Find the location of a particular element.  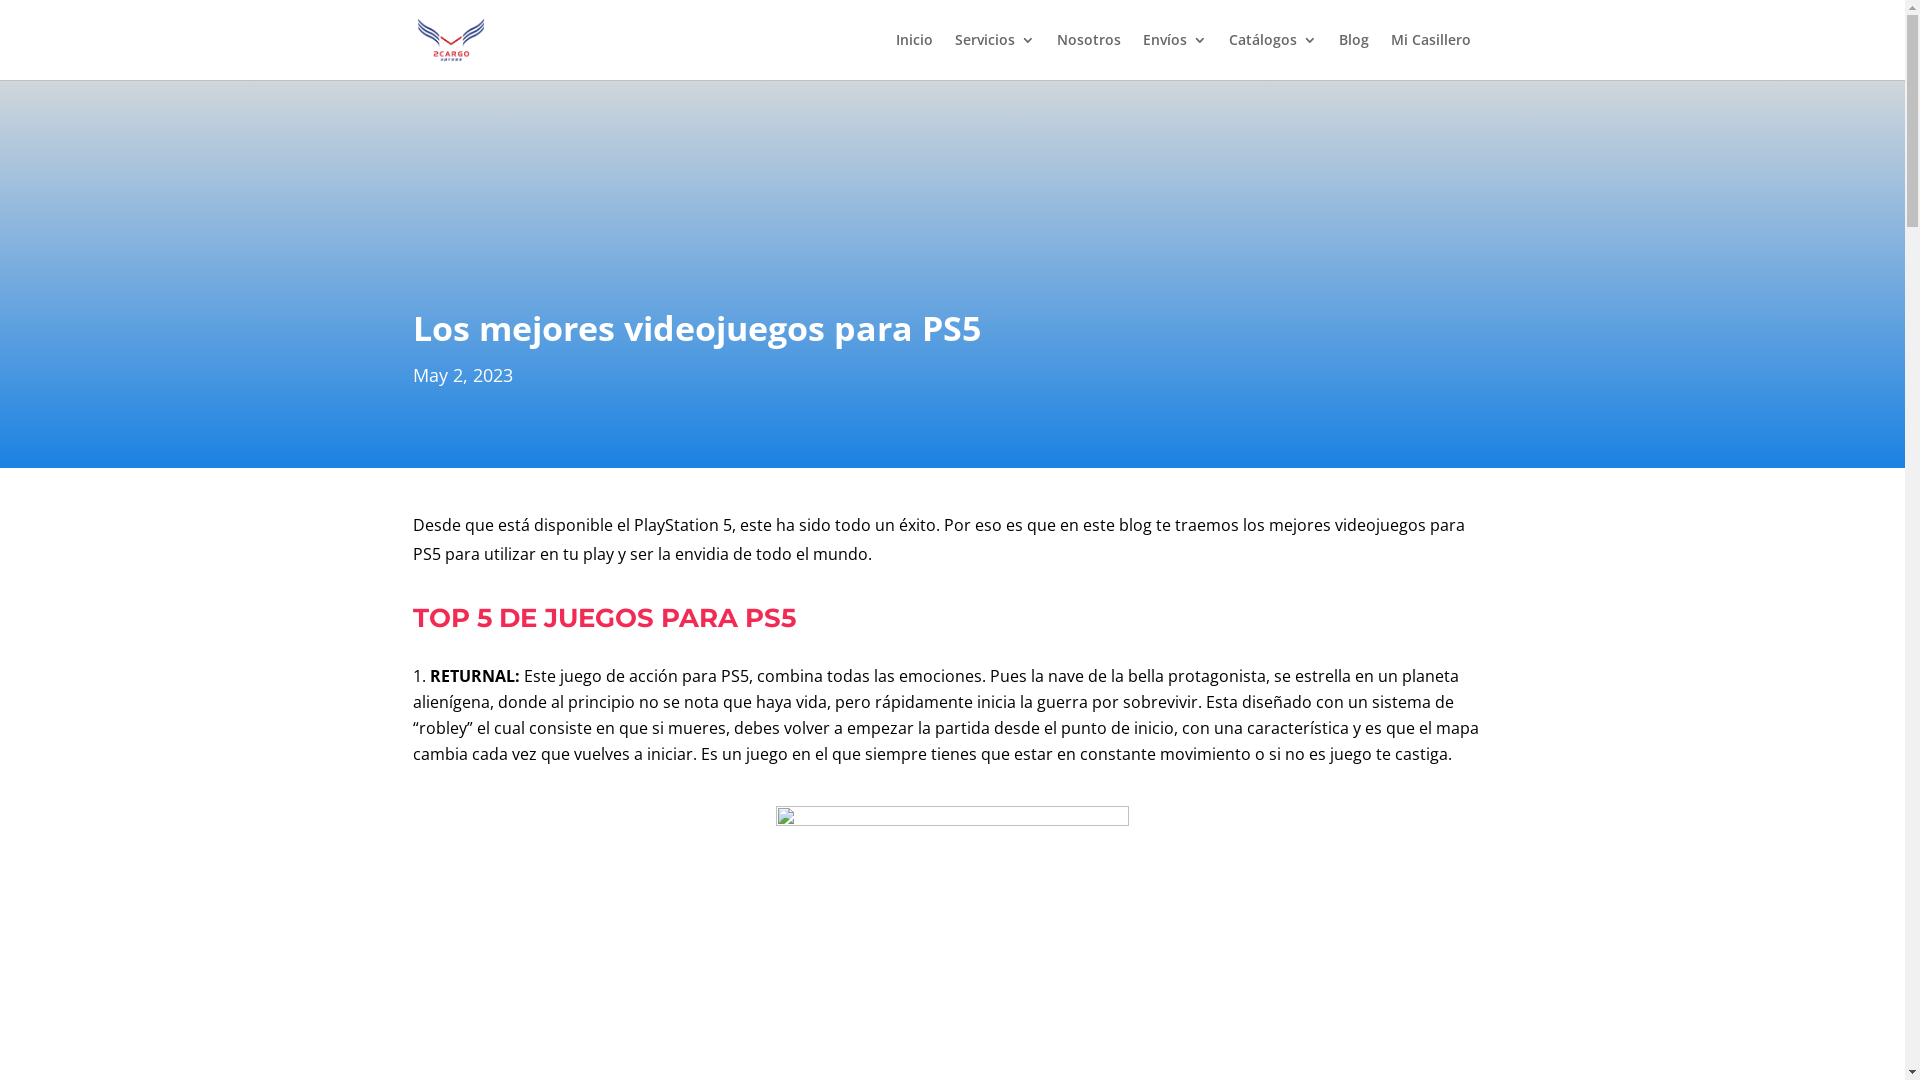

'Blog' is located at coordinates (1353, 55).